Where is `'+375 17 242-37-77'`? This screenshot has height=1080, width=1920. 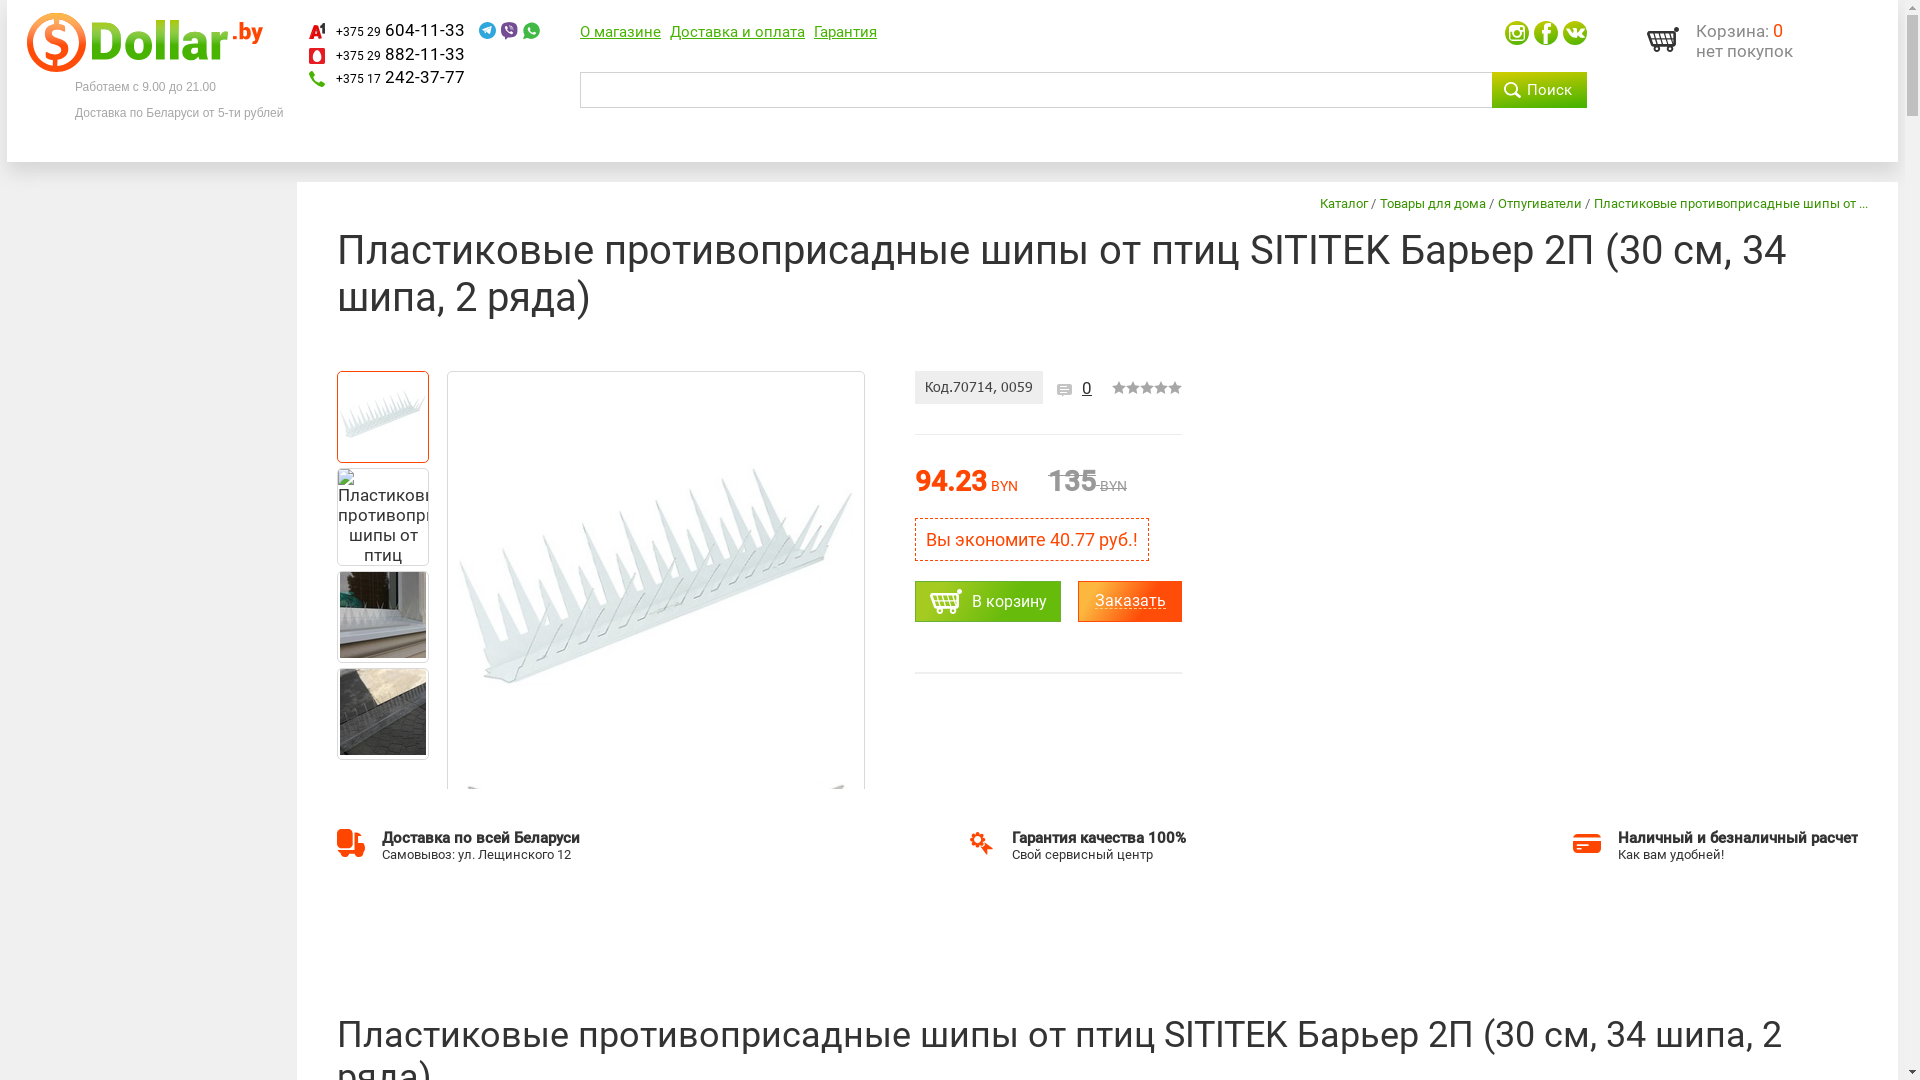
'+375 17 242-37-77' is located at coordinates (400, 76).